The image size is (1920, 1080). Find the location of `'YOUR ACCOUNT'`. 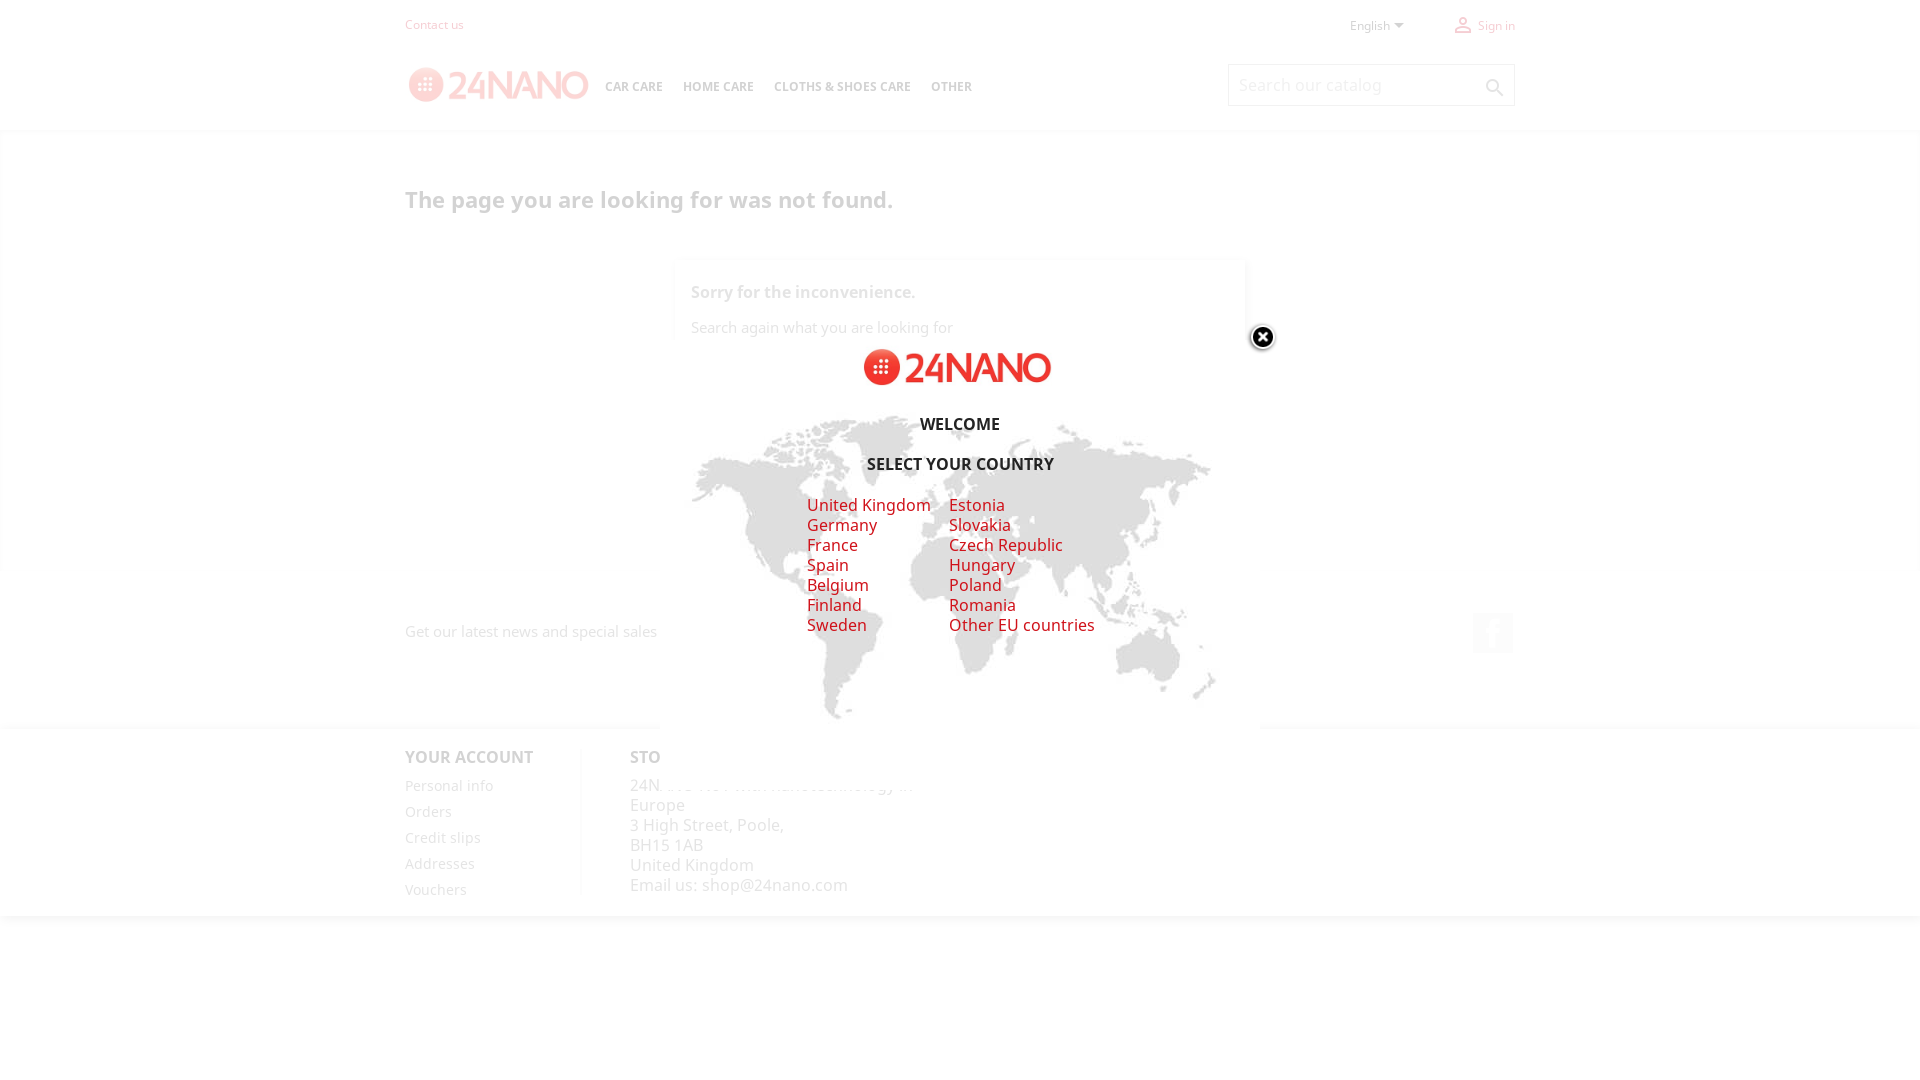

'YOUR ACCOUNT' is located at coordinates (468, 756).